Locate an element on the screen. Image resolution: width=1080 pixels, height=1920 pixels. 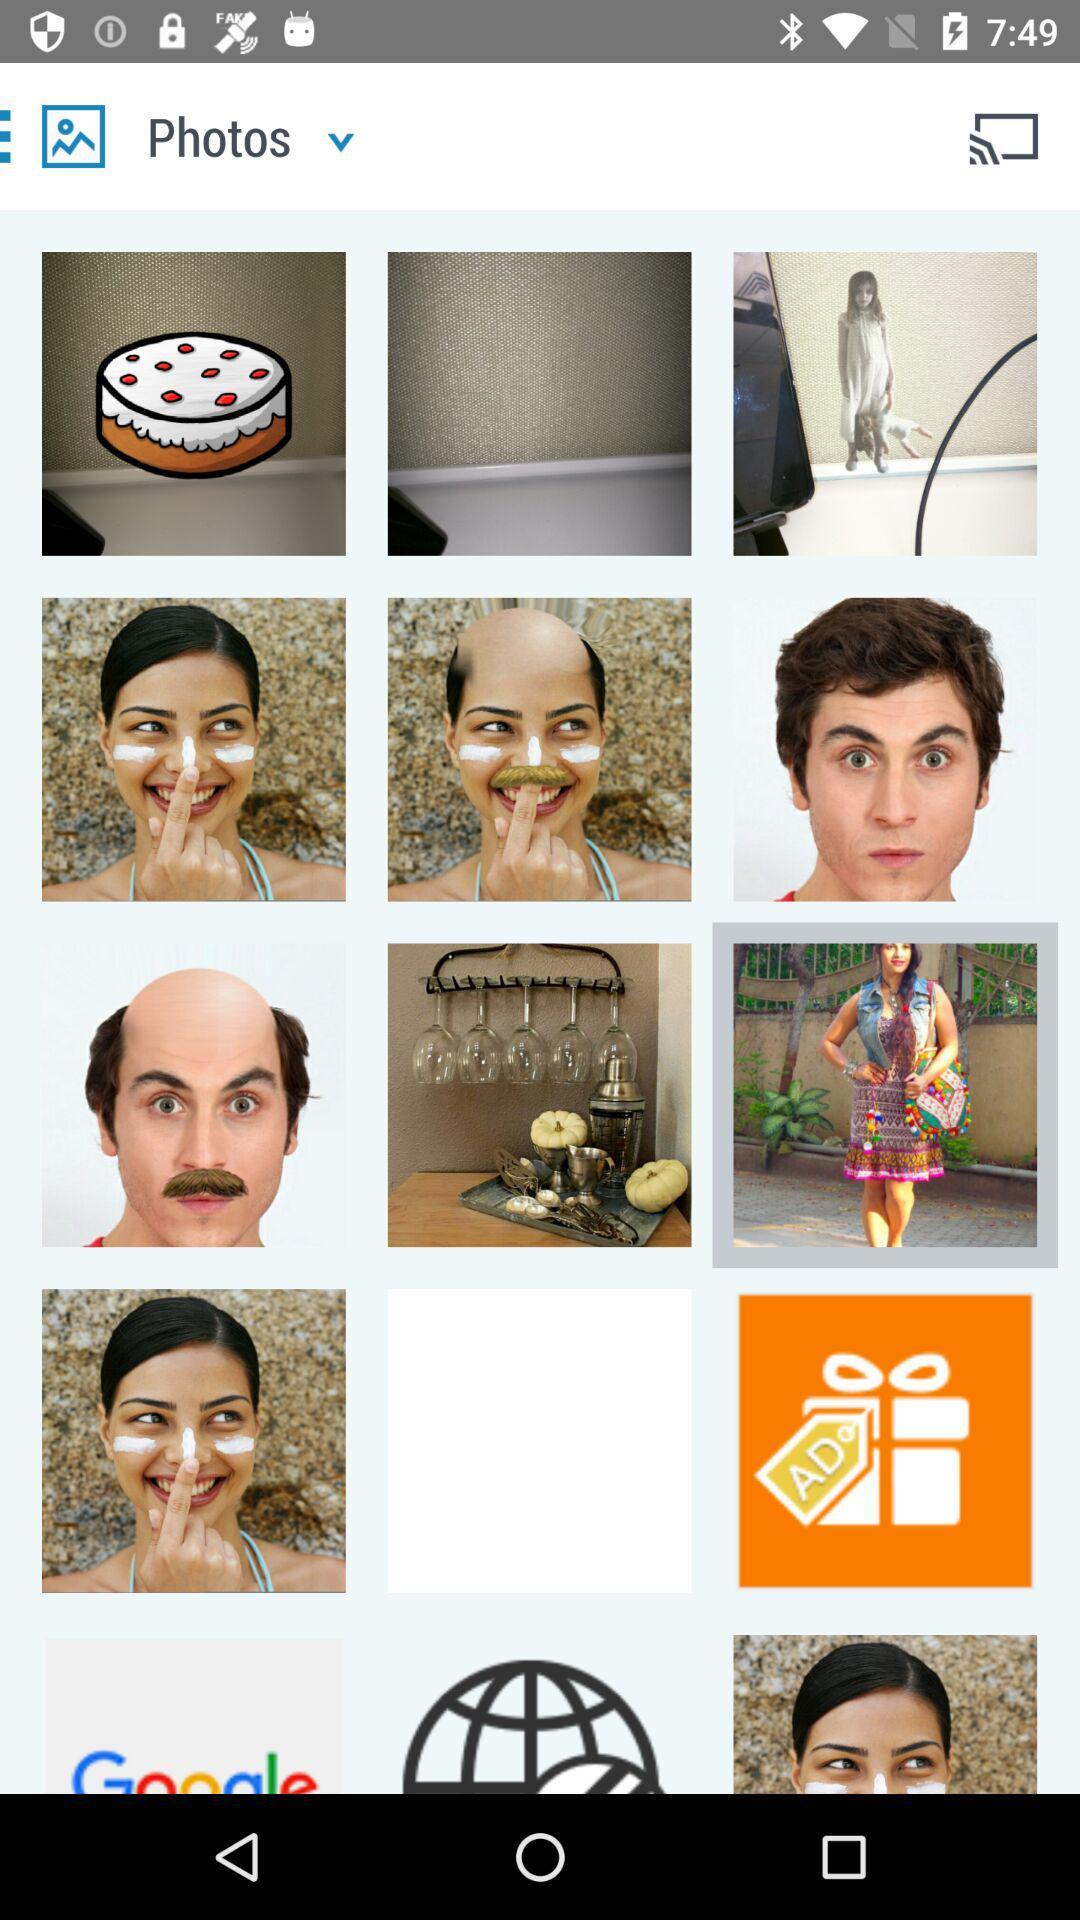
photos is located at coordinates (72, 135).